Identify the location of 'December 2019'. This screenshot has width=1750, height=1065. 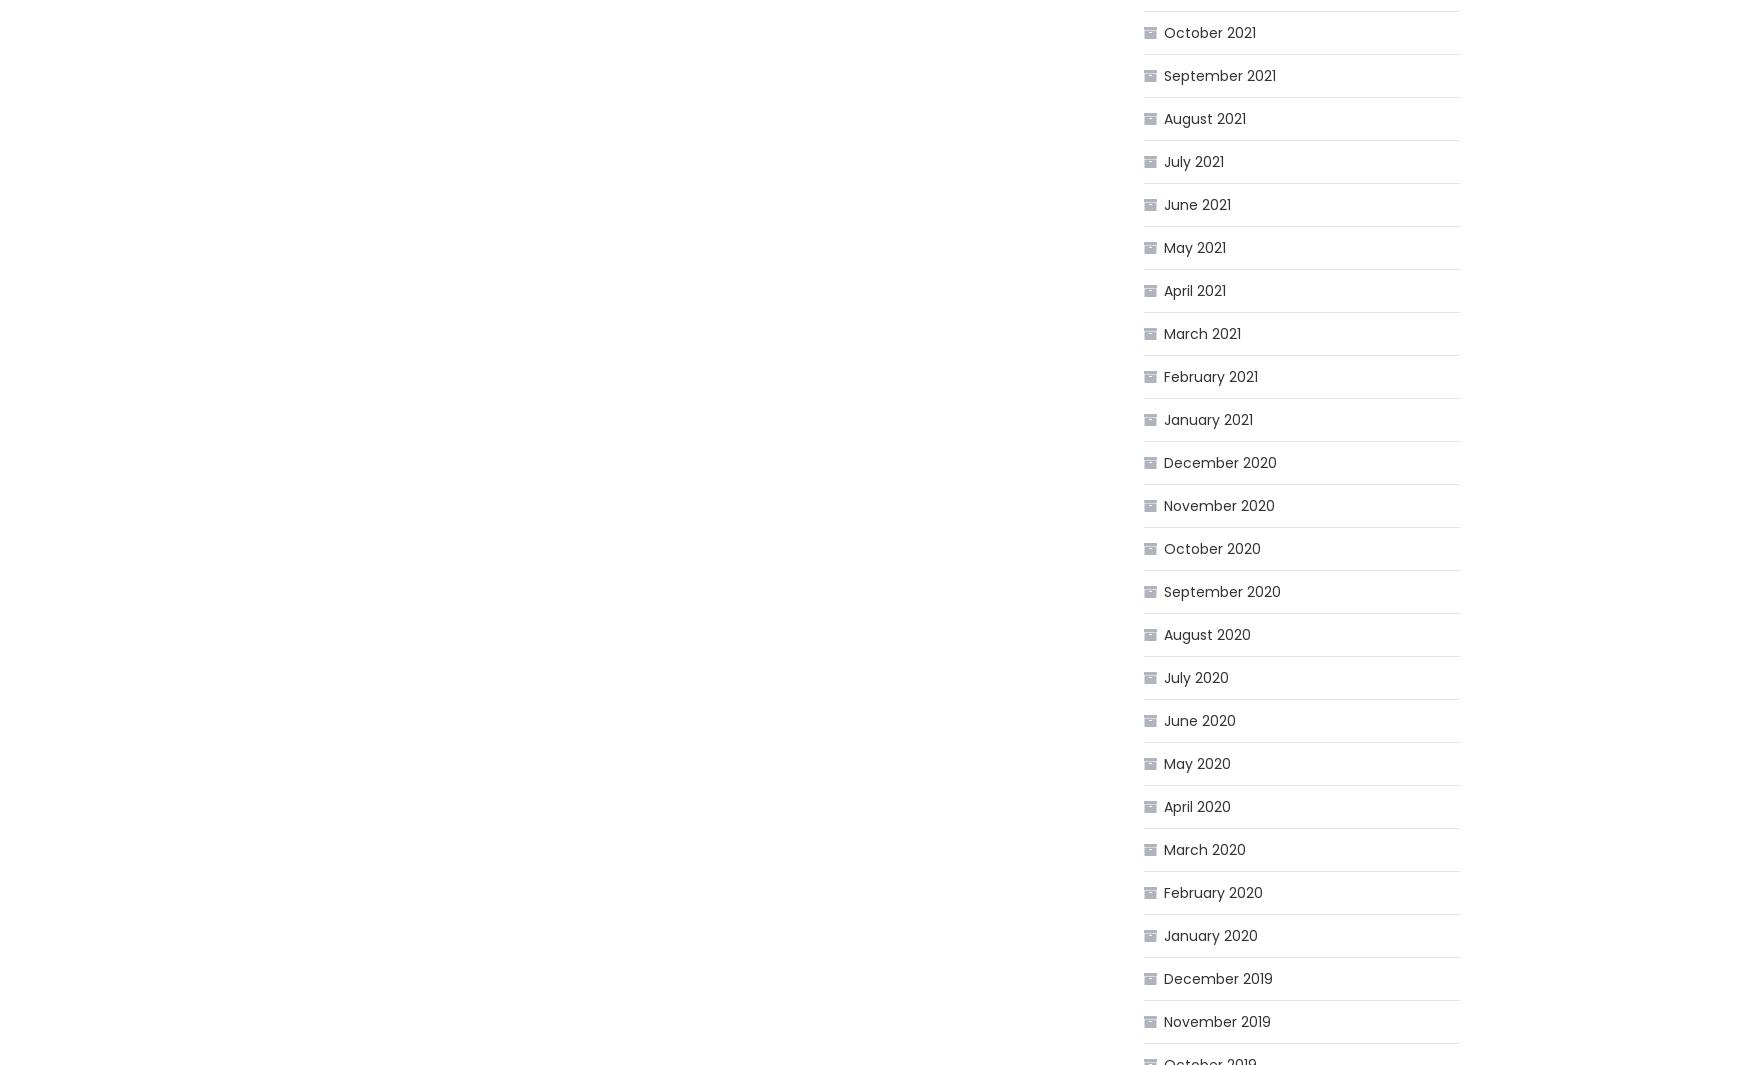
(1218, 978).